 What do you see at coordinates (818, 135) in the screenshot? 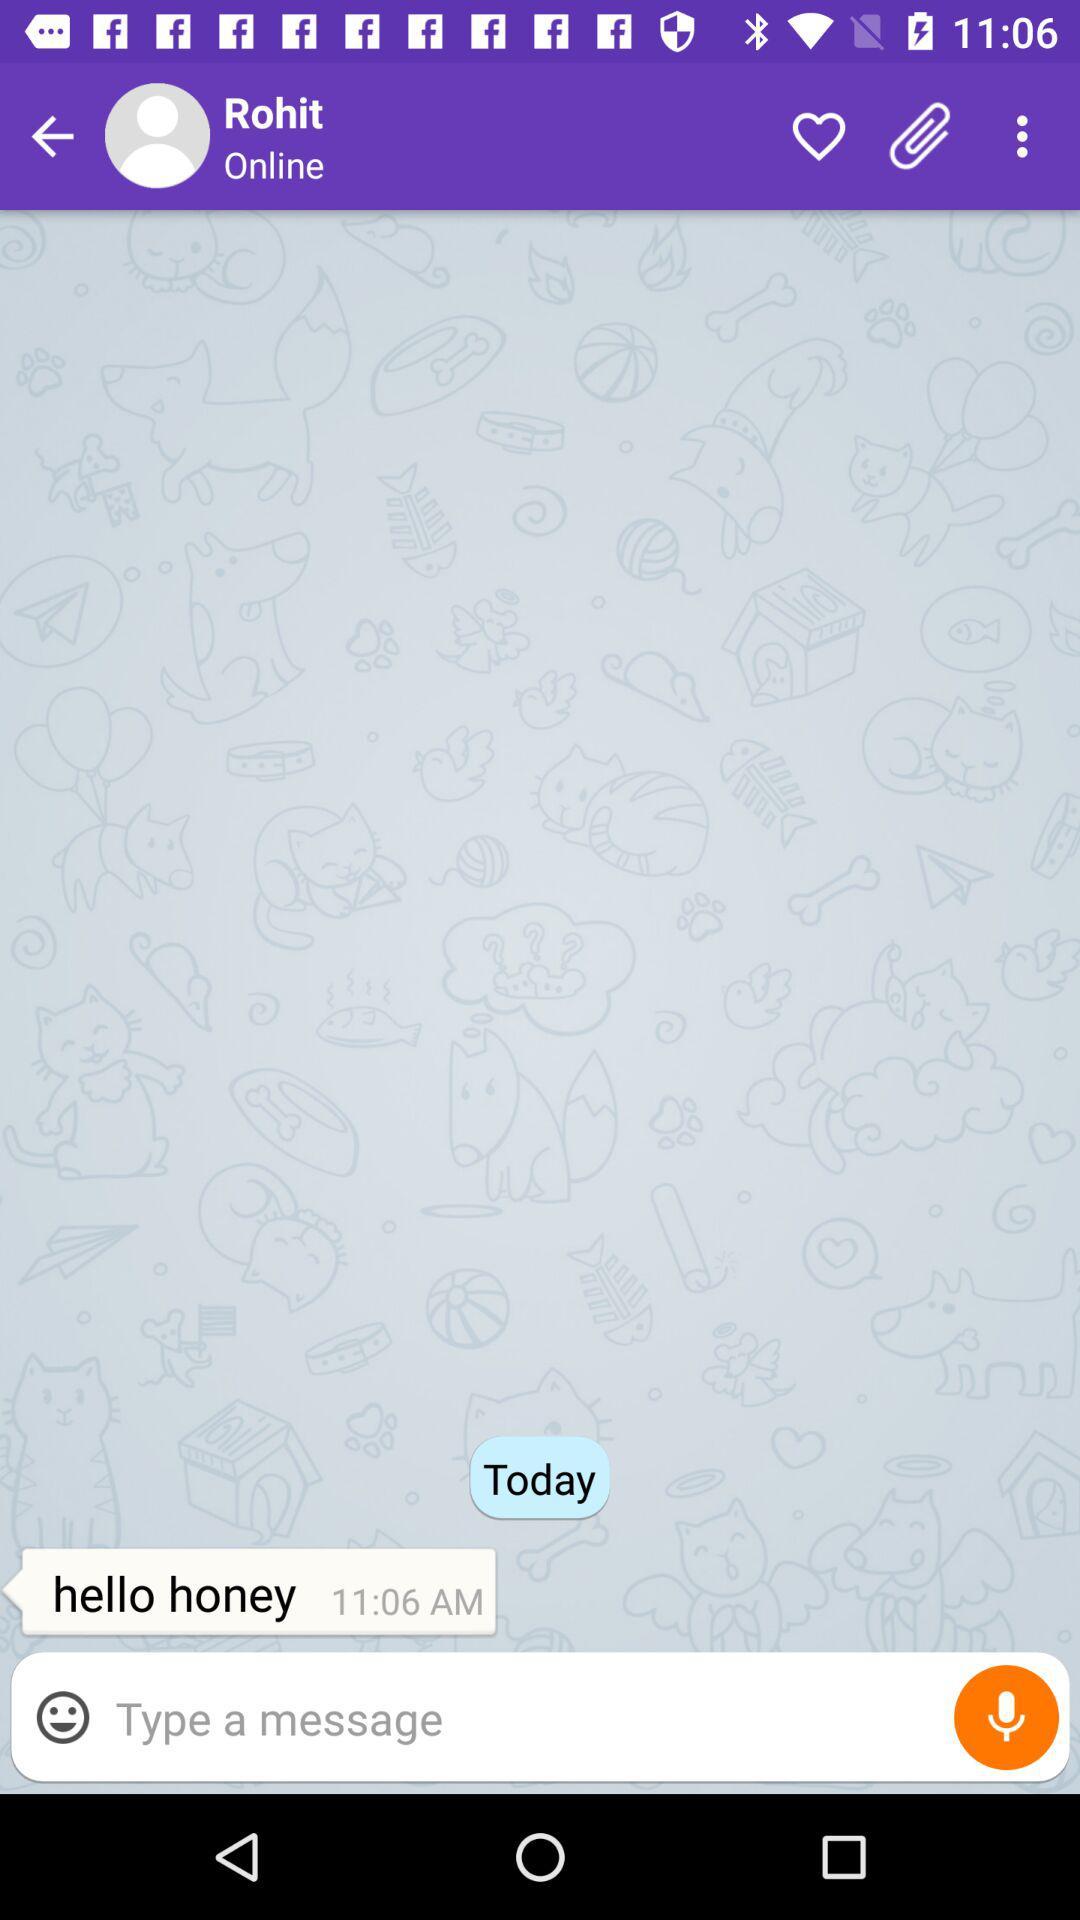
I see `the item next to the online icon` at bounding box center [818, 135].